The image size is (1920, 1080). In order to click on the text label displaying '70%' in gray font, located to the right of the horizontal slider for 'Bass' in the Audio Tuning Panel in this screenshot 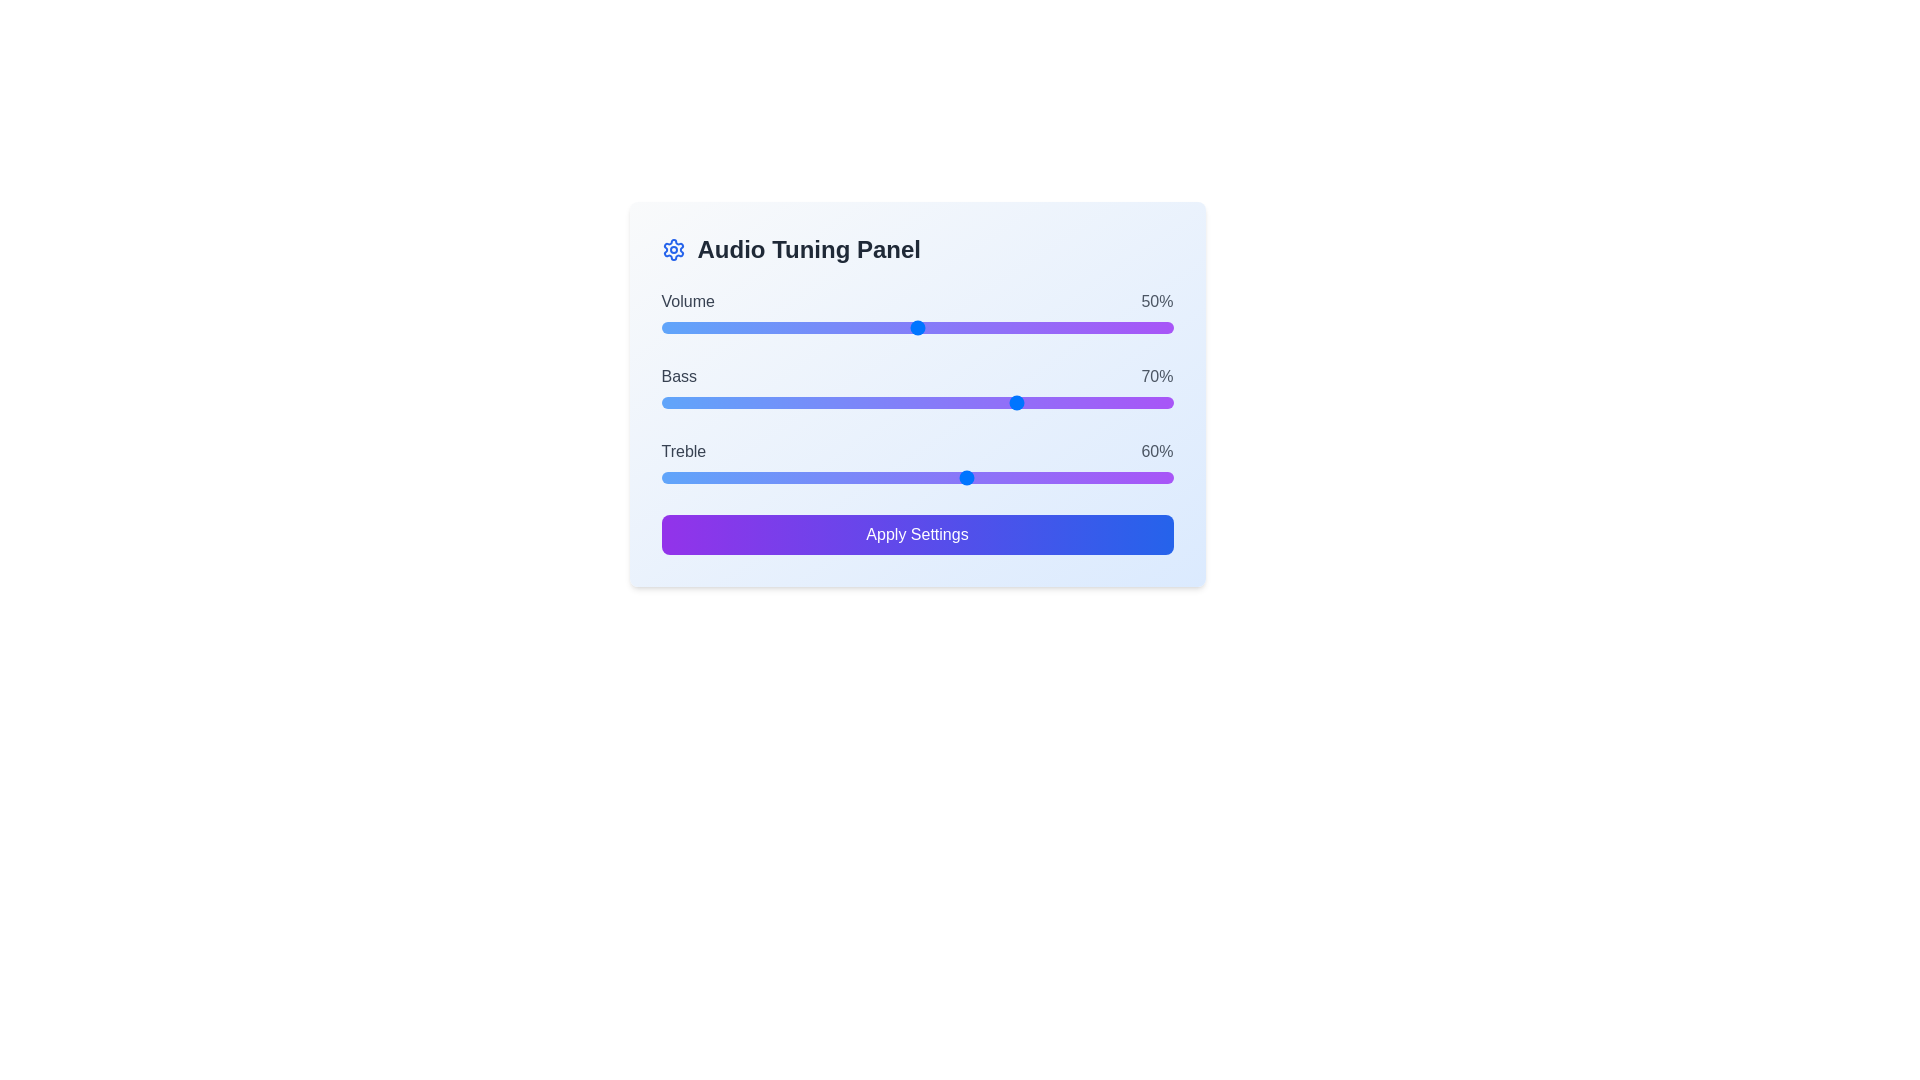, I will do `click(1157, 377)`.